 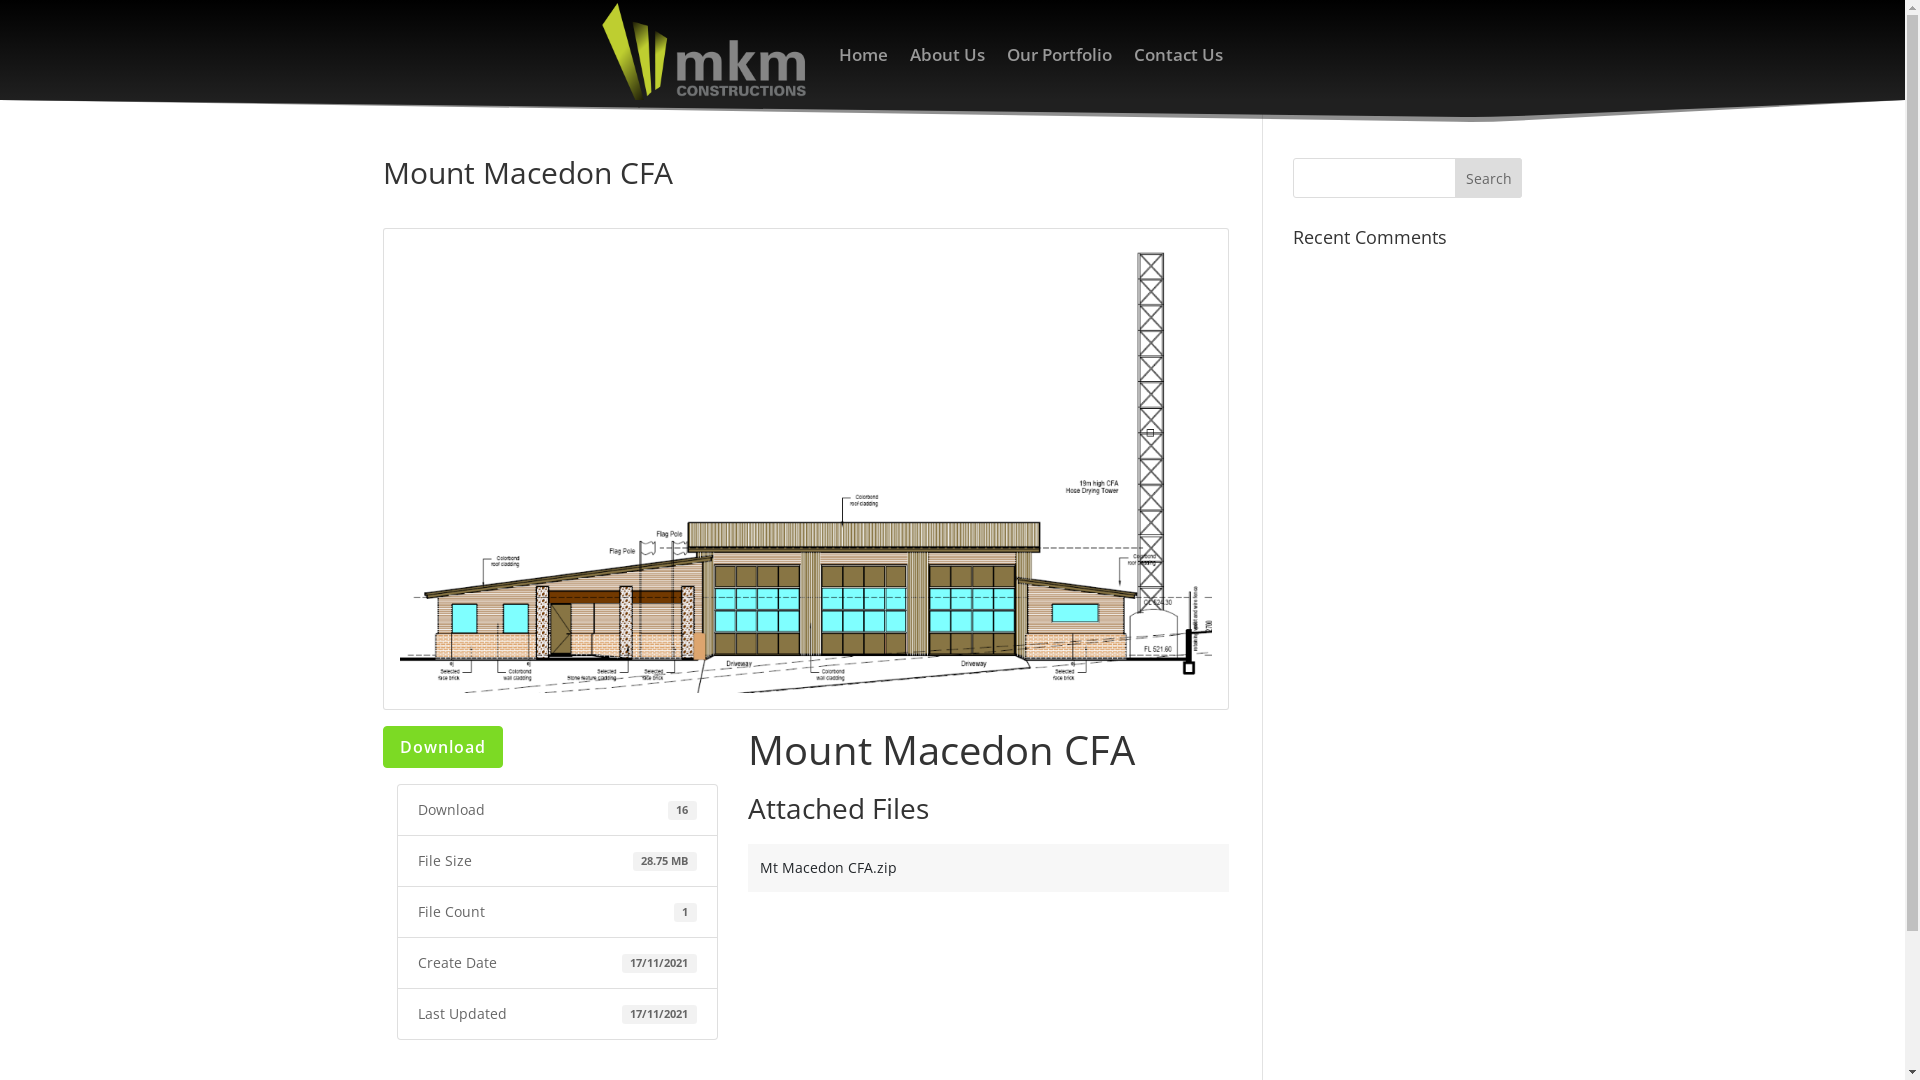 I want to click on 'About Us', so click(x=946, y=54).